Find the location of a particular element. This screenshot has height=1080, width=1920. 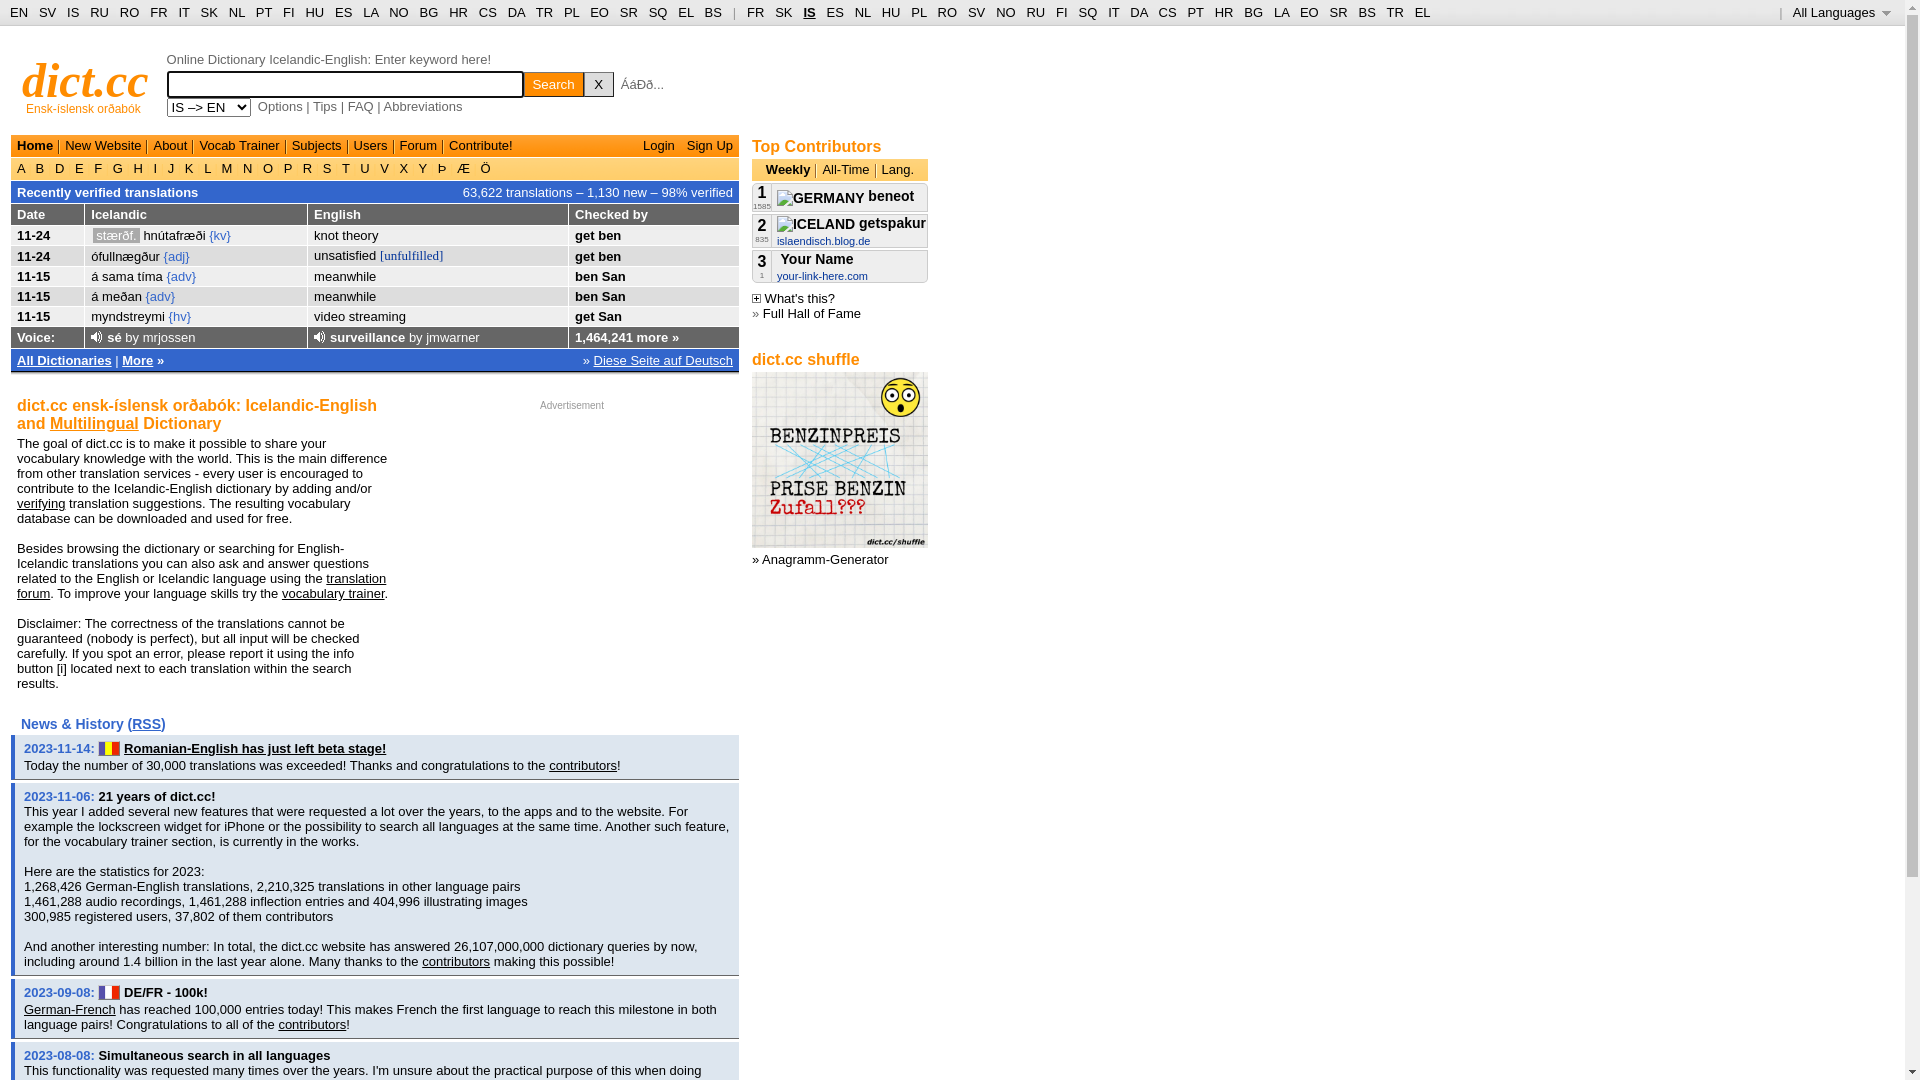

'A' is located at coordinates (17, 167).